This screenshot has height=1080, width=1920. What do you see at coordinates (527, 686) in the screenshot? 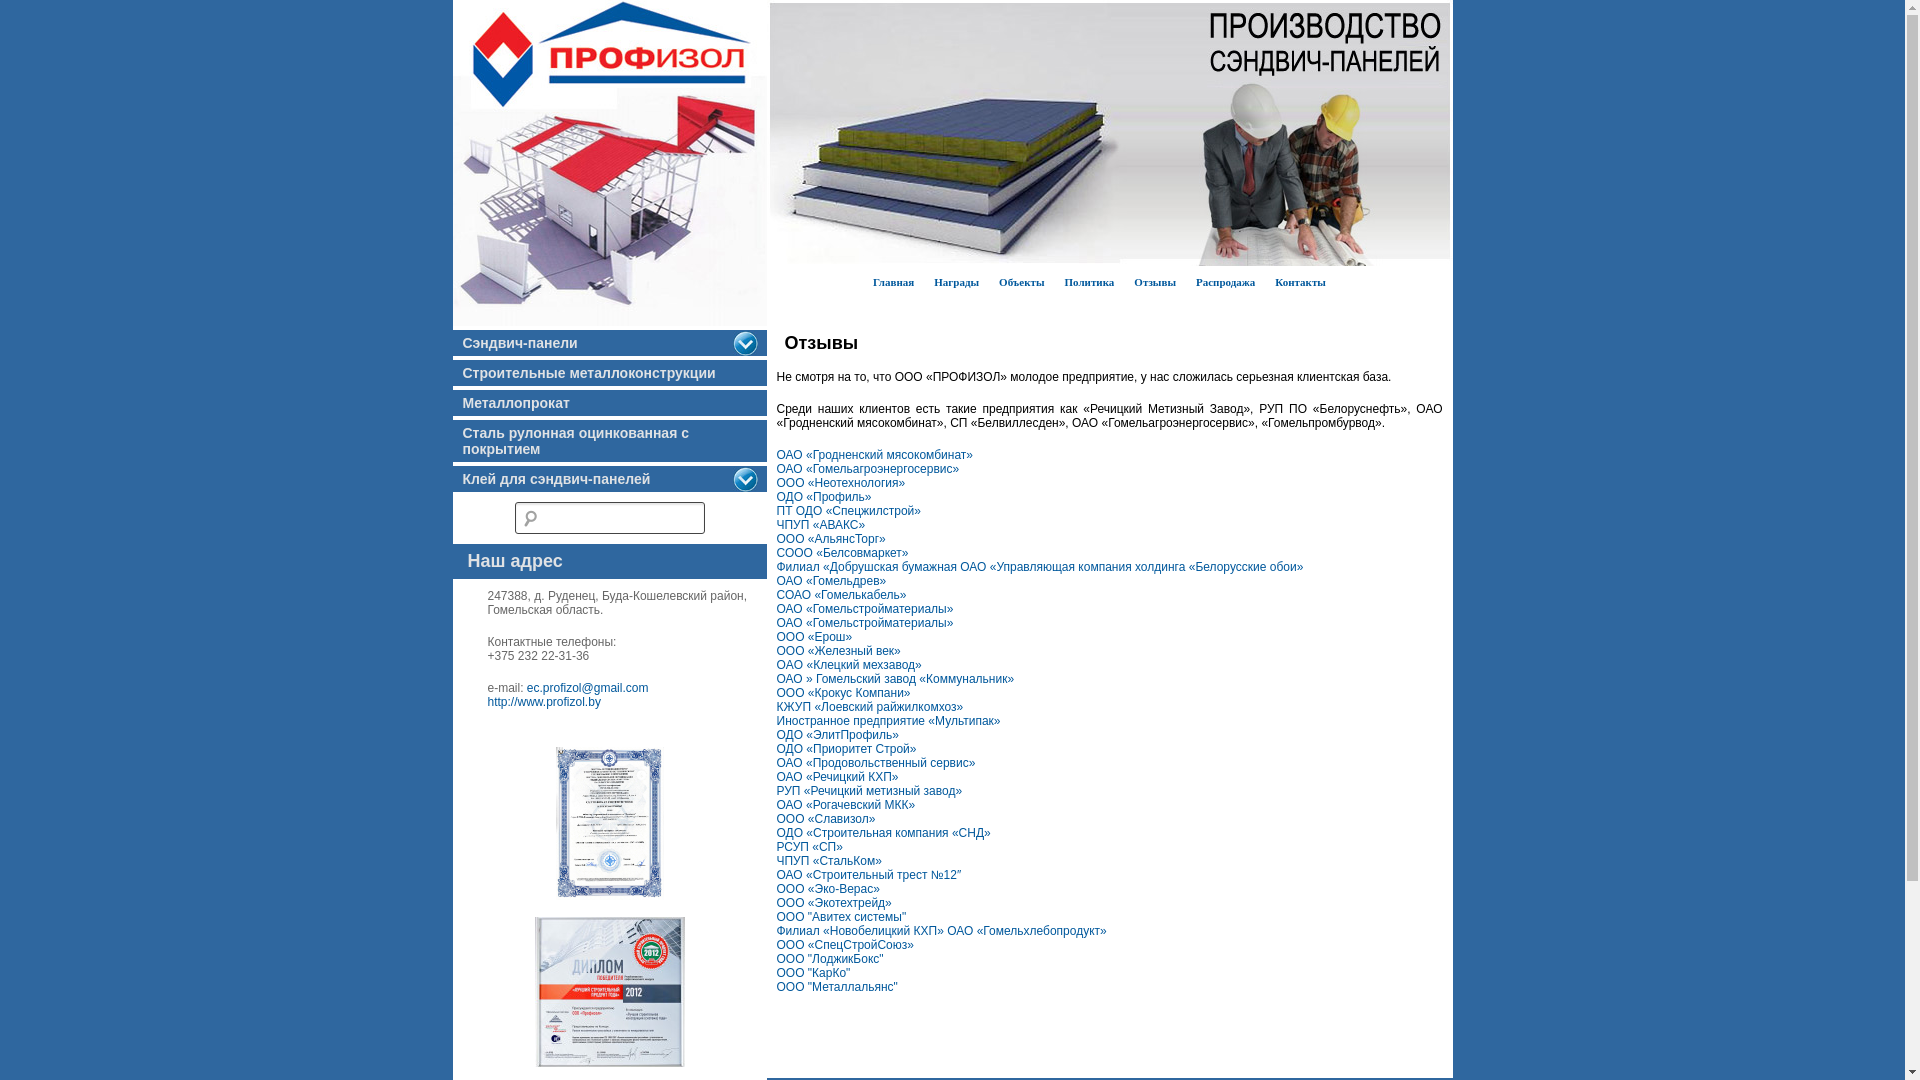
I see `'ec.profizol@gmail.com'` at bounding box center [527, 686].